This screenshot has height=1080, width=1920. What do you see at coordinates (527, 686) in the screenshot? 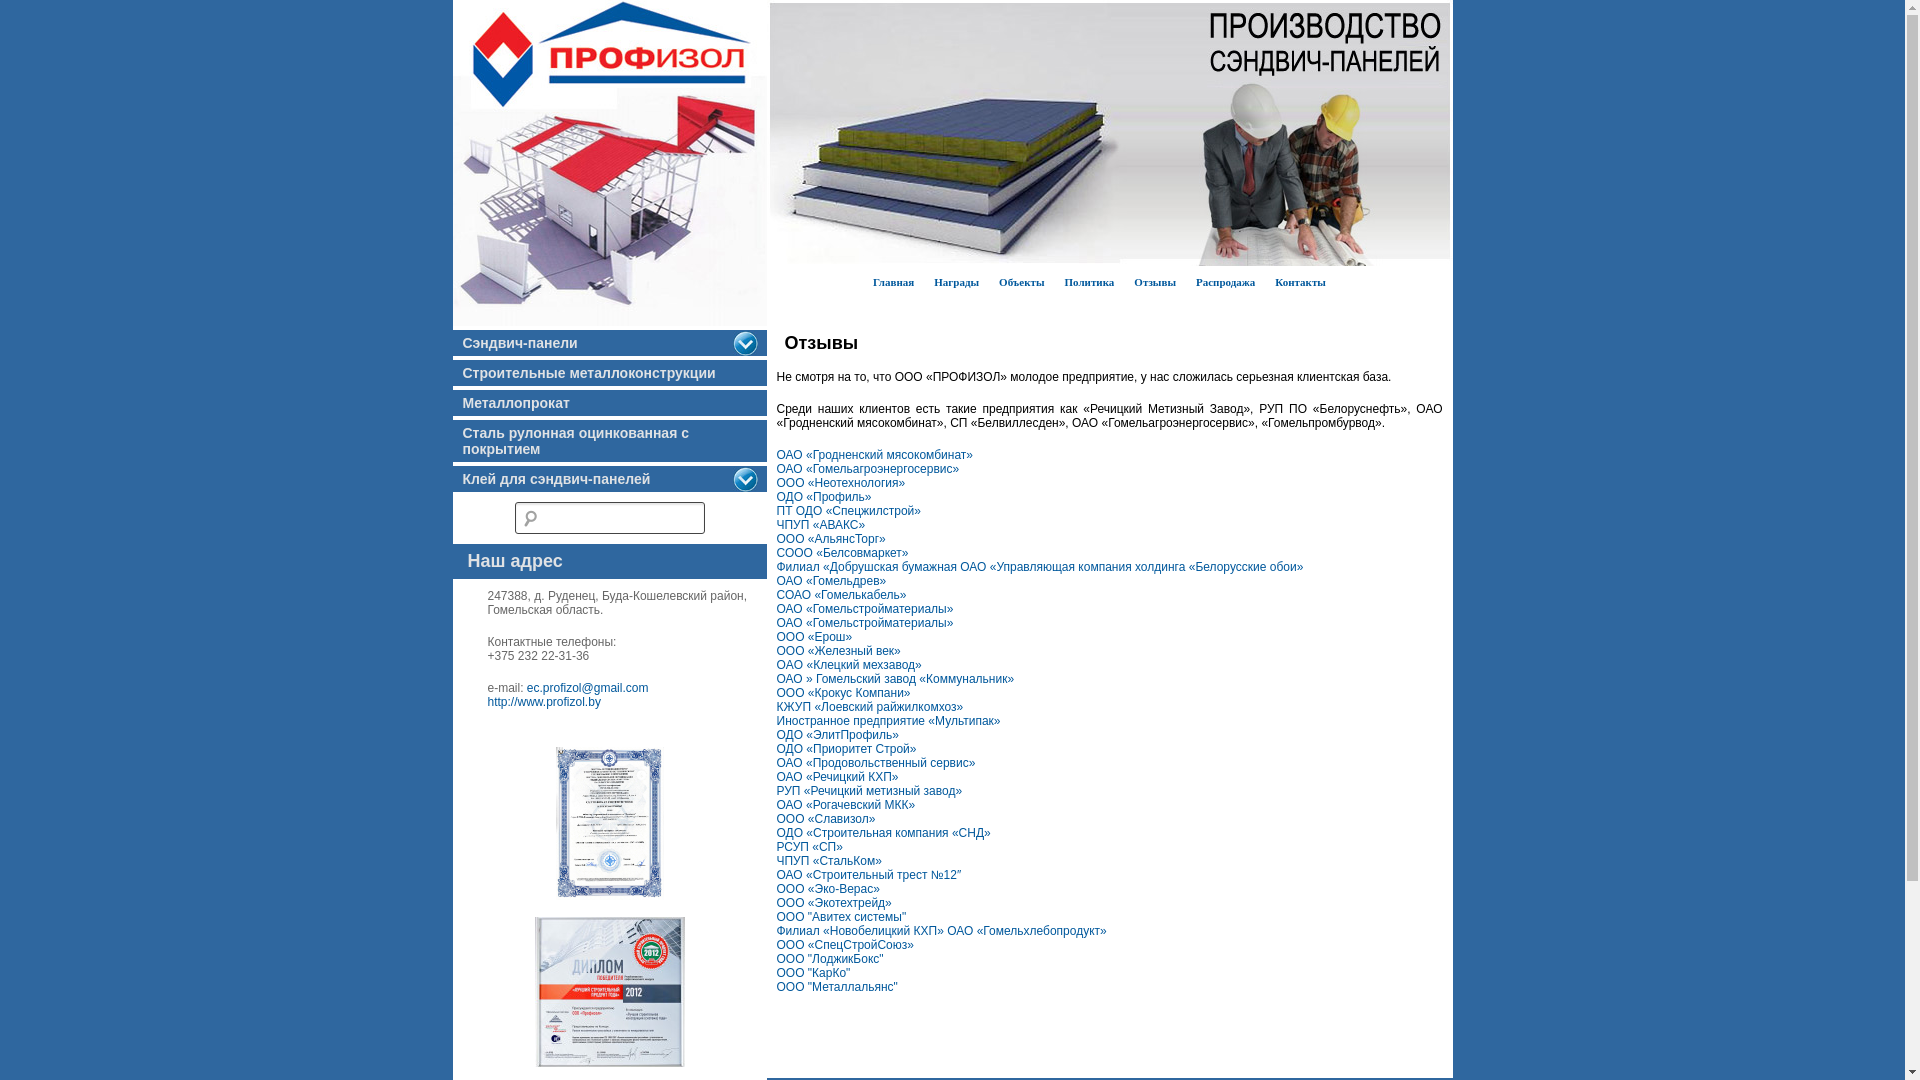
I see `'ec.profizol@gmail.com'` at bounding box center [527, 686].